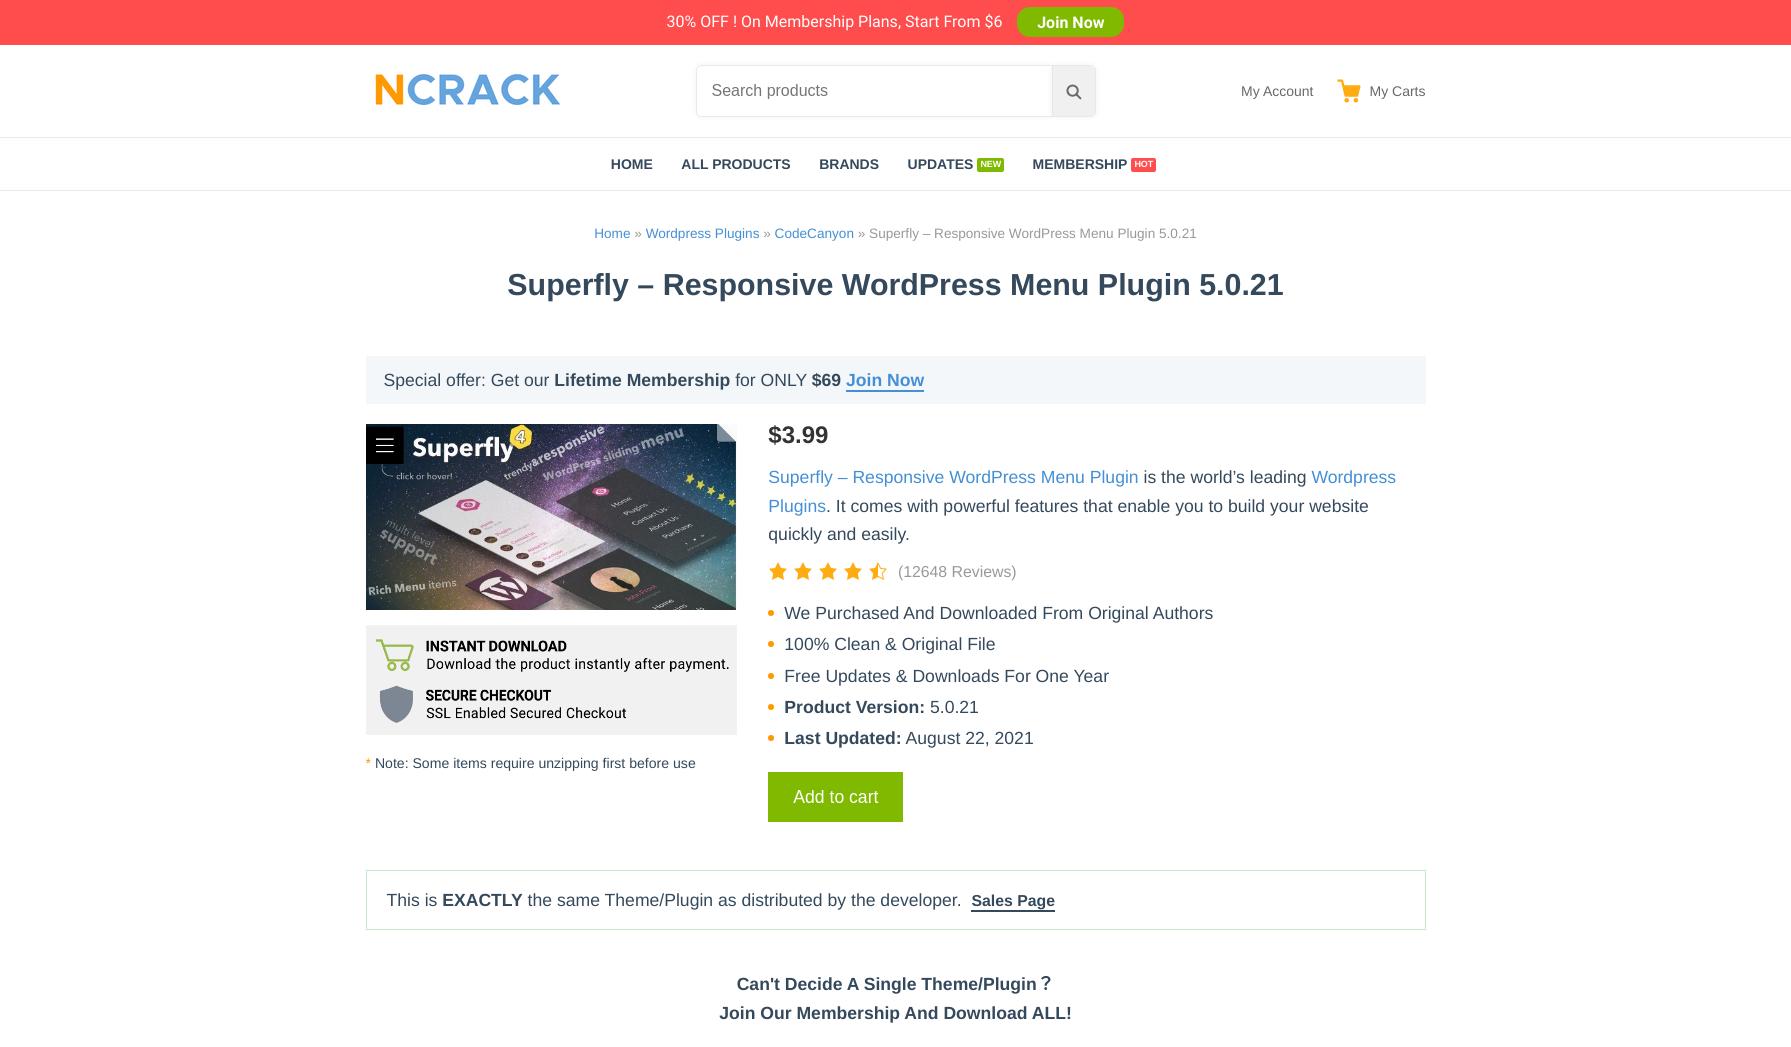 This screenshot has width=1791, height=1047. I want to click on '5.0.21', so click(950, 704).